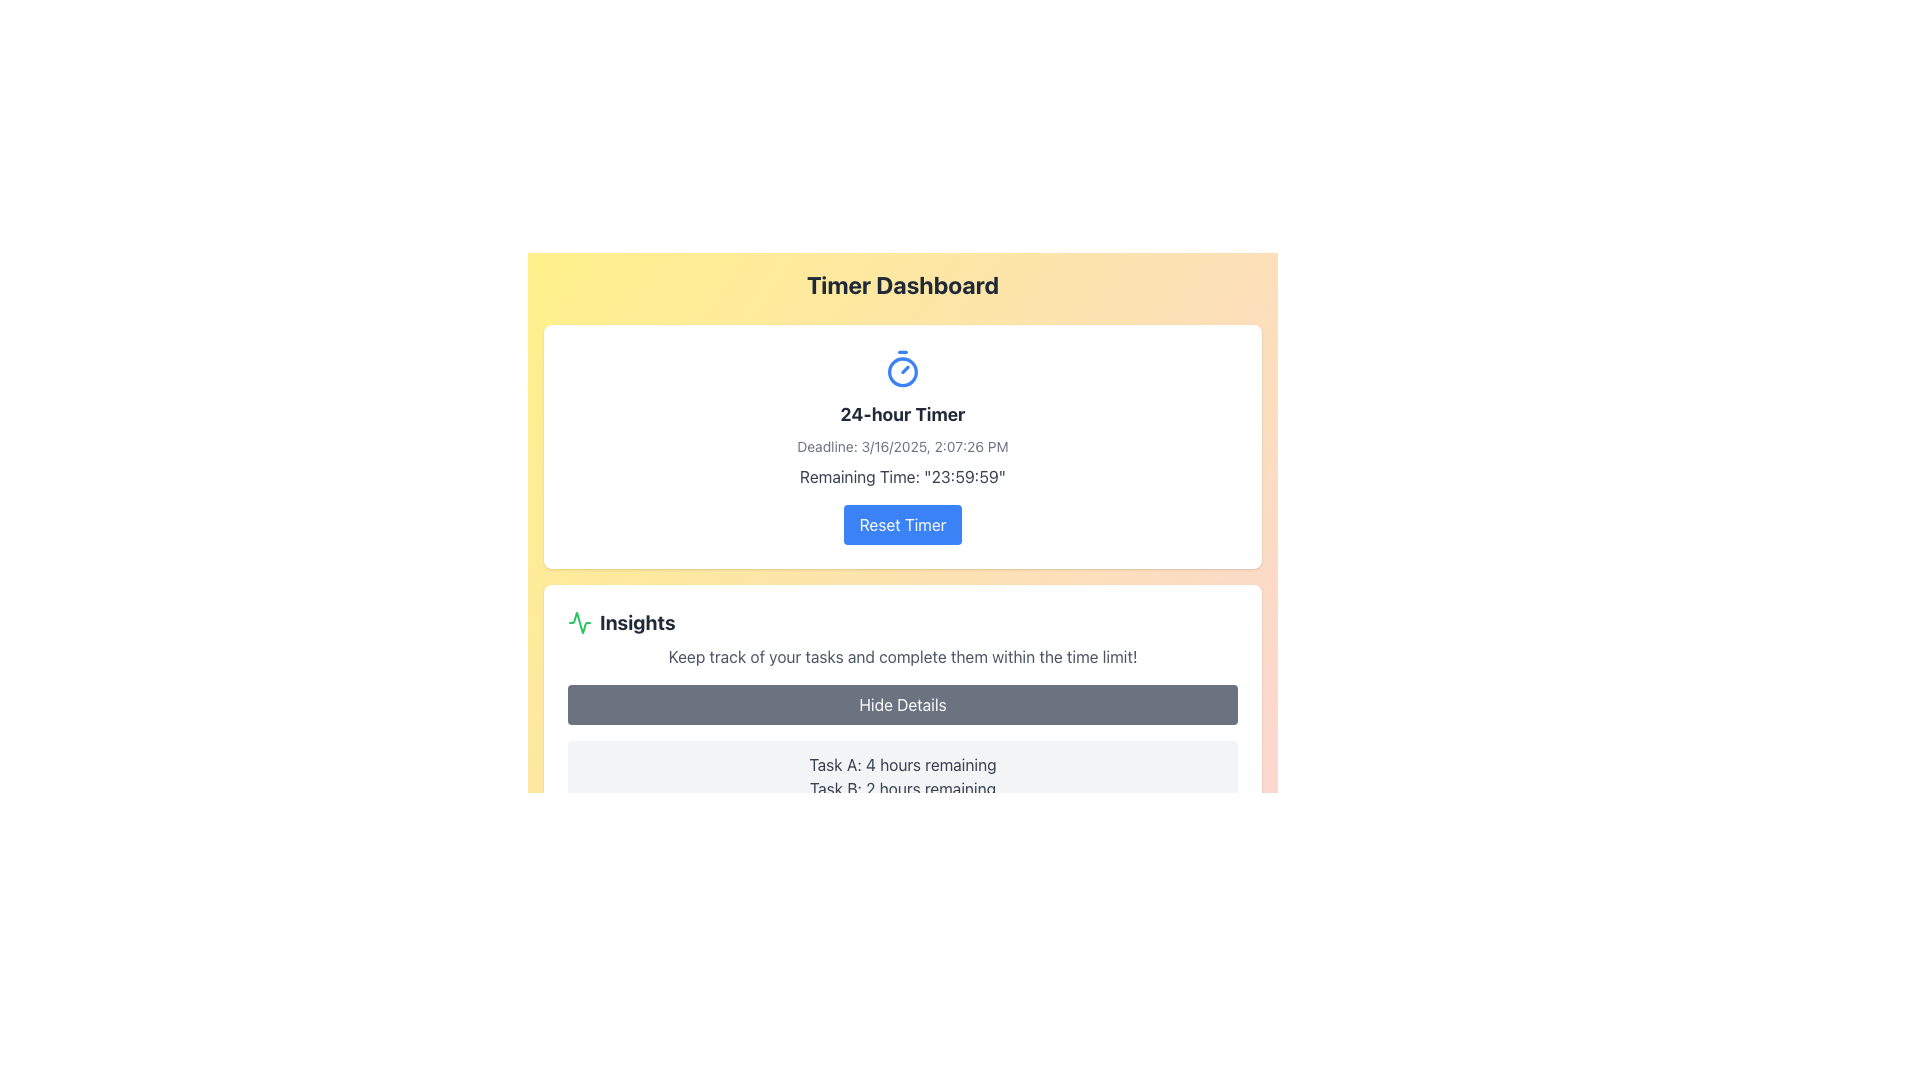 The height and width of the screenshot is (1080, 1920). Describe the element at coordinates (579, 622) in the screenshot. I see `the decorative icon that represents activity or monitoring in the 'Insights' section, which is located to the left of the 'Insights' text element` at that location.